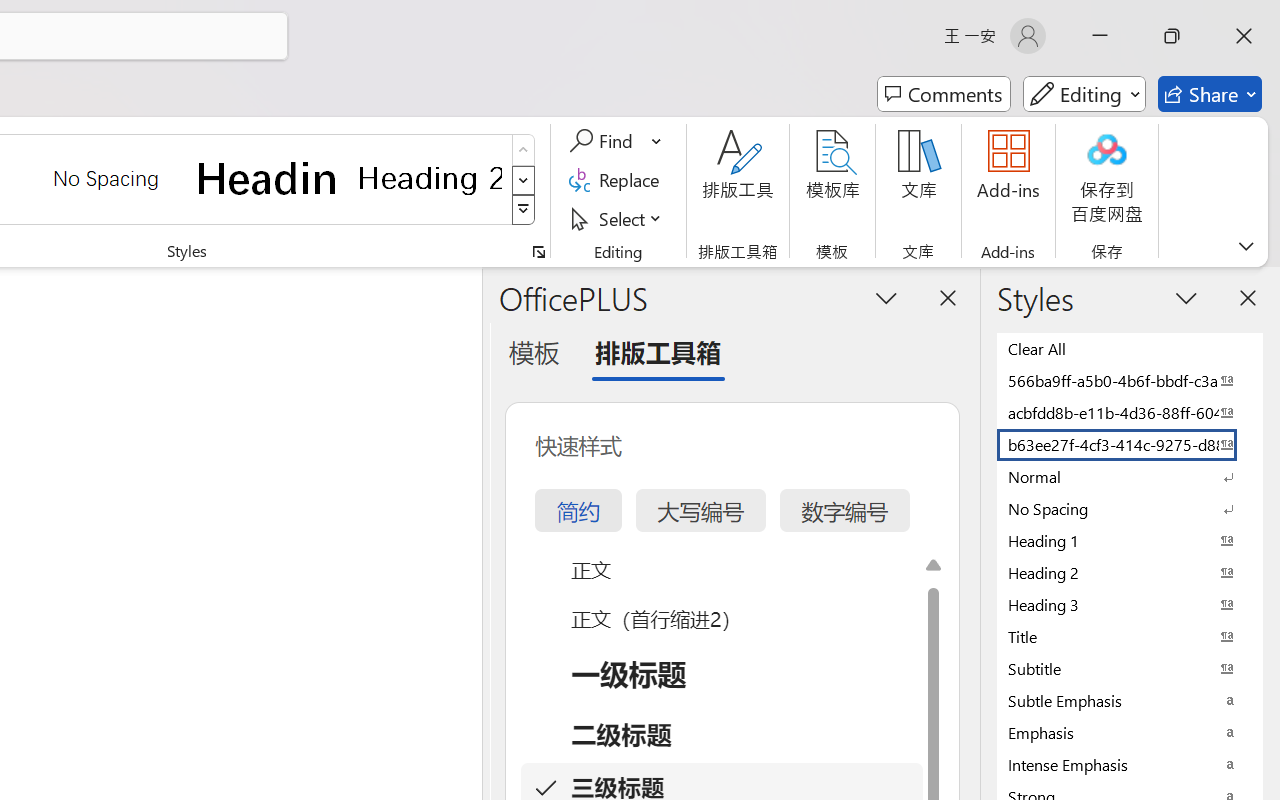  What do you see at coordinates (1130, 348) in the screenshot?
I see `'Clear All'` at bounding box center [1130, 348].